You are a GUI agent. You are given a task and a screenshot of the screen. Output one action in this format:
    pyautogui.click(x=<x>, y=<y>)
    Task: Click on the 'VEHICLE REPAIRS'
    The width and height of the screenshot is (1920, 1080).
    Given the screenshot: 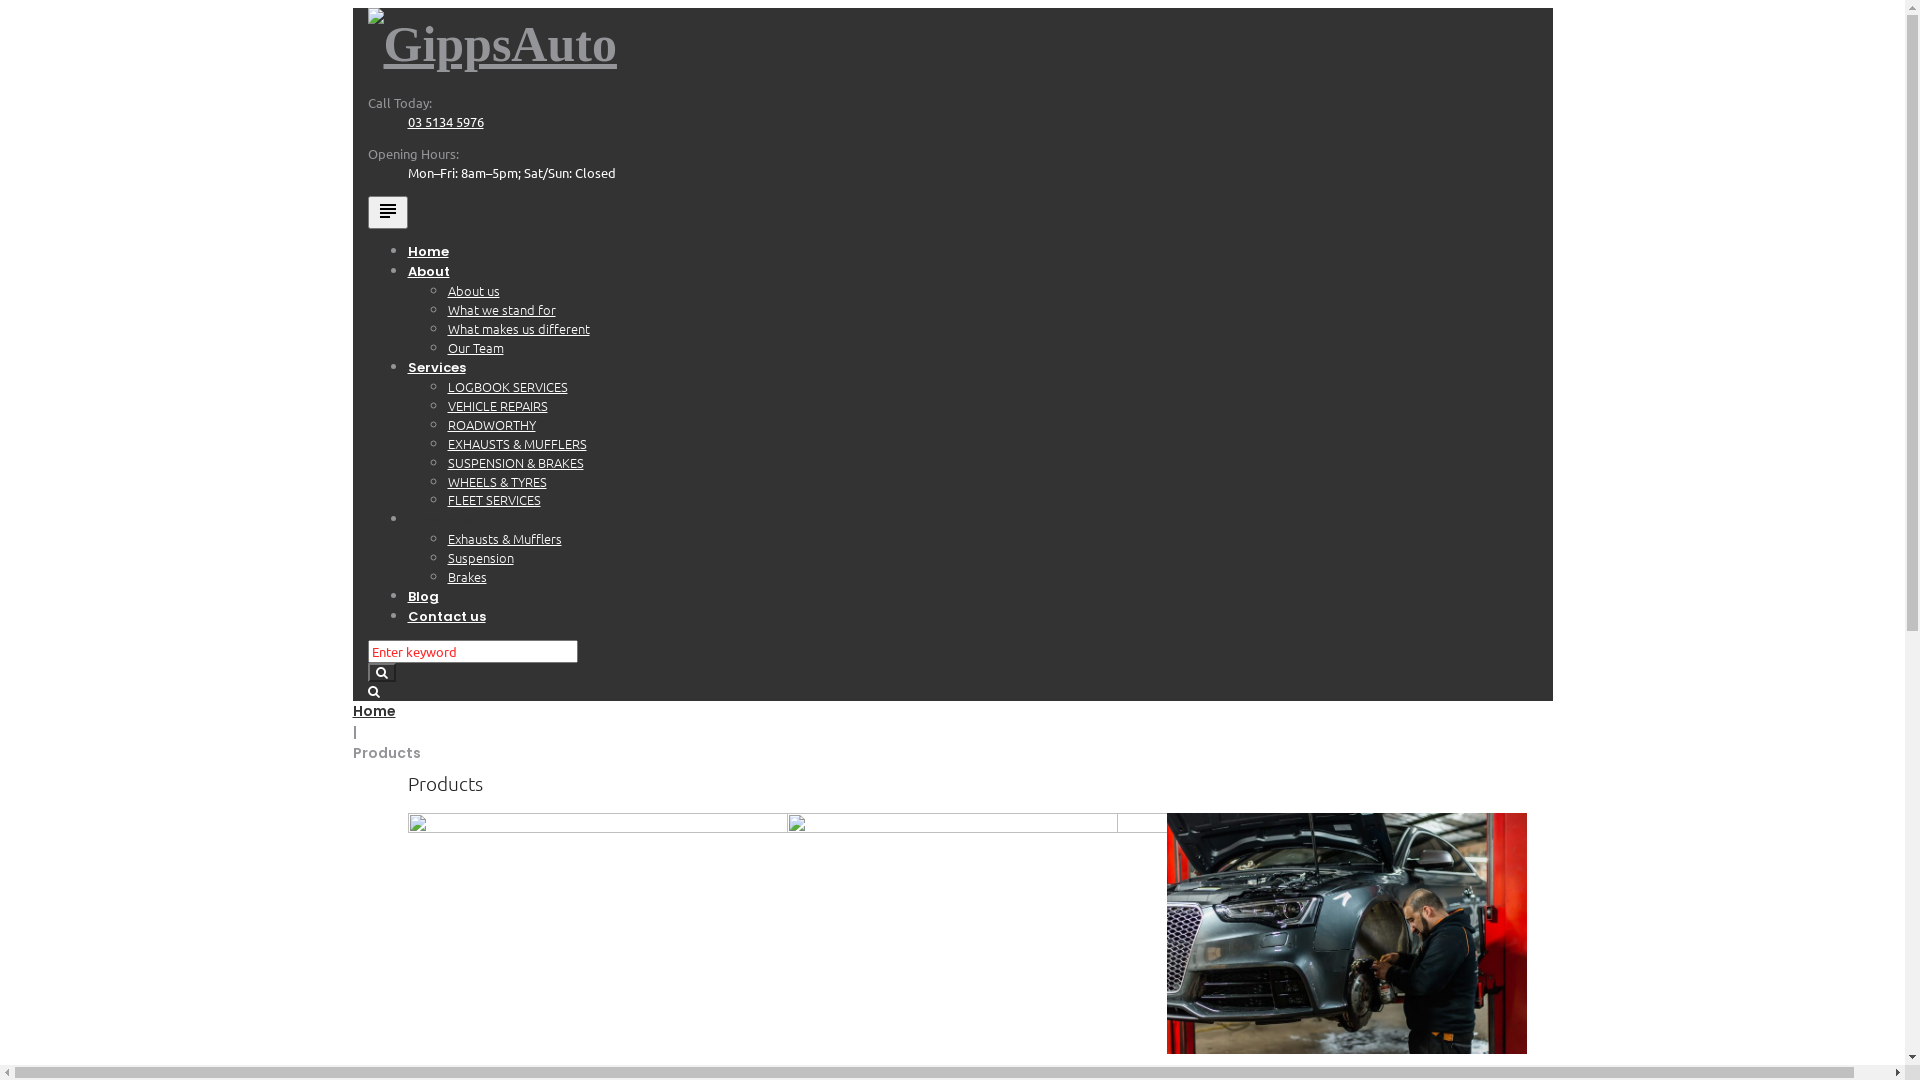 What is the action you would take?
    pyautogui.click(x=498, y=405)
    